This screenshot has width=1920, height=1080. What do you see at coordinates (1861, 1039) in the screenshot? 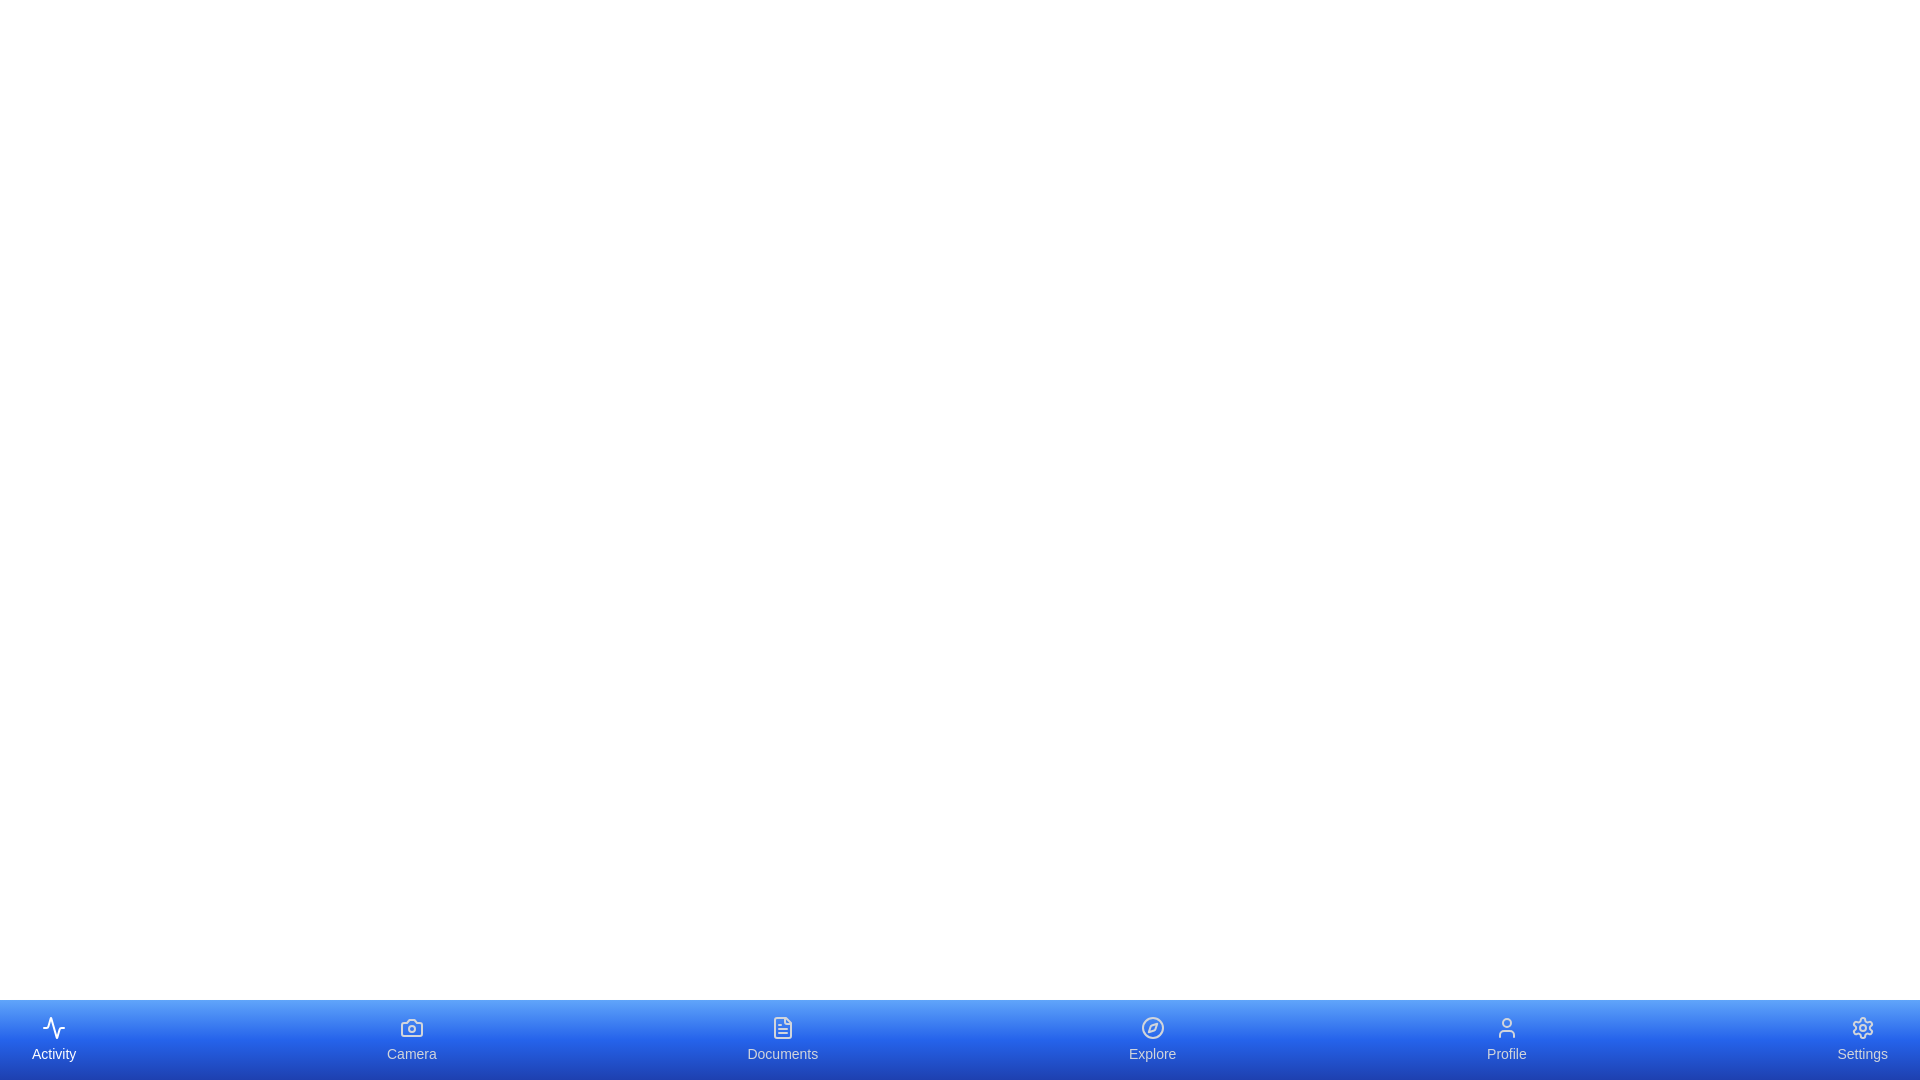
I see `the tab labeled Settings` at bounding box center [1861, 1039].